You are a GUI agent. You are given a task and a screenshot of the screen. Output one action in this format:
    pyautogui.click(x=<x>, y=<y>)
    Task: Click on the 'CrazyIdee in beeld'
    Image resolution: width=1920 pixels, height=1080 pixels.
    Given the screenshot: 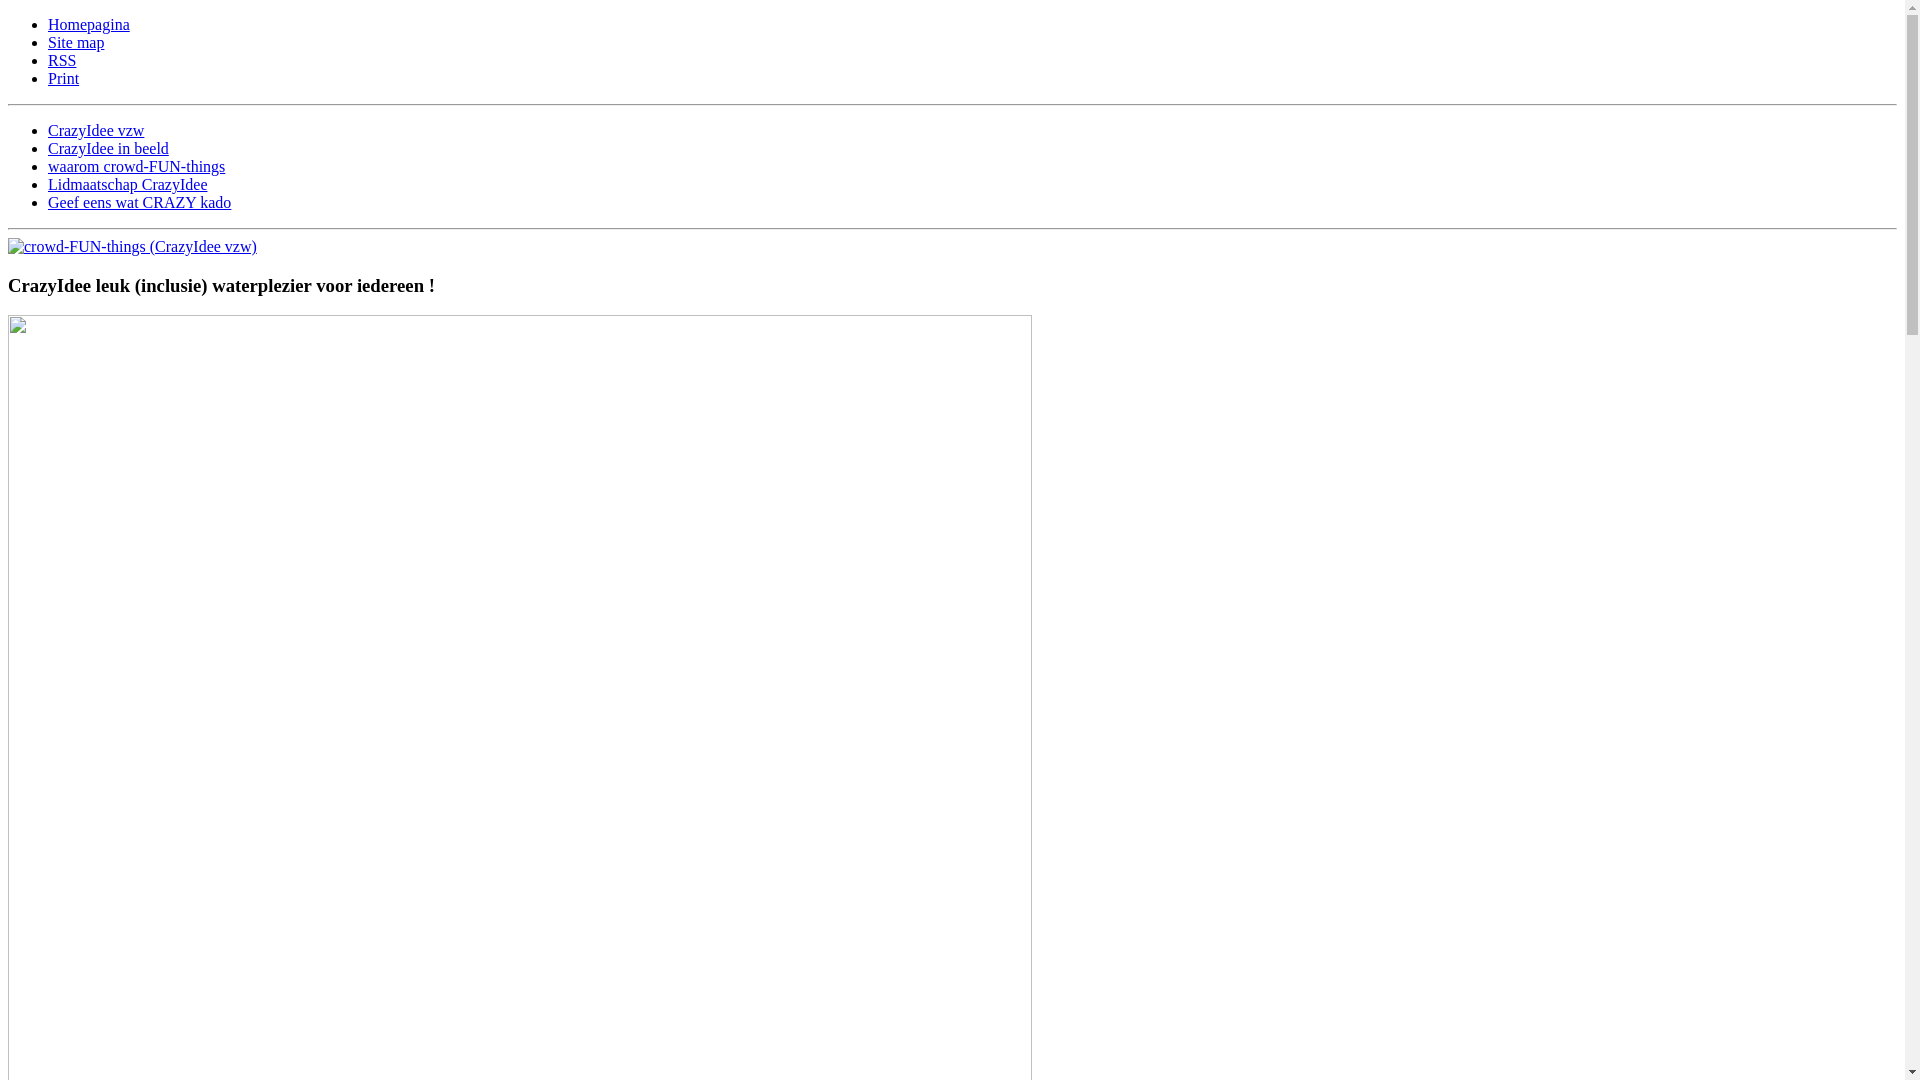 What is the action you would take?
    pyautogui.click(x=107, y=147)
    